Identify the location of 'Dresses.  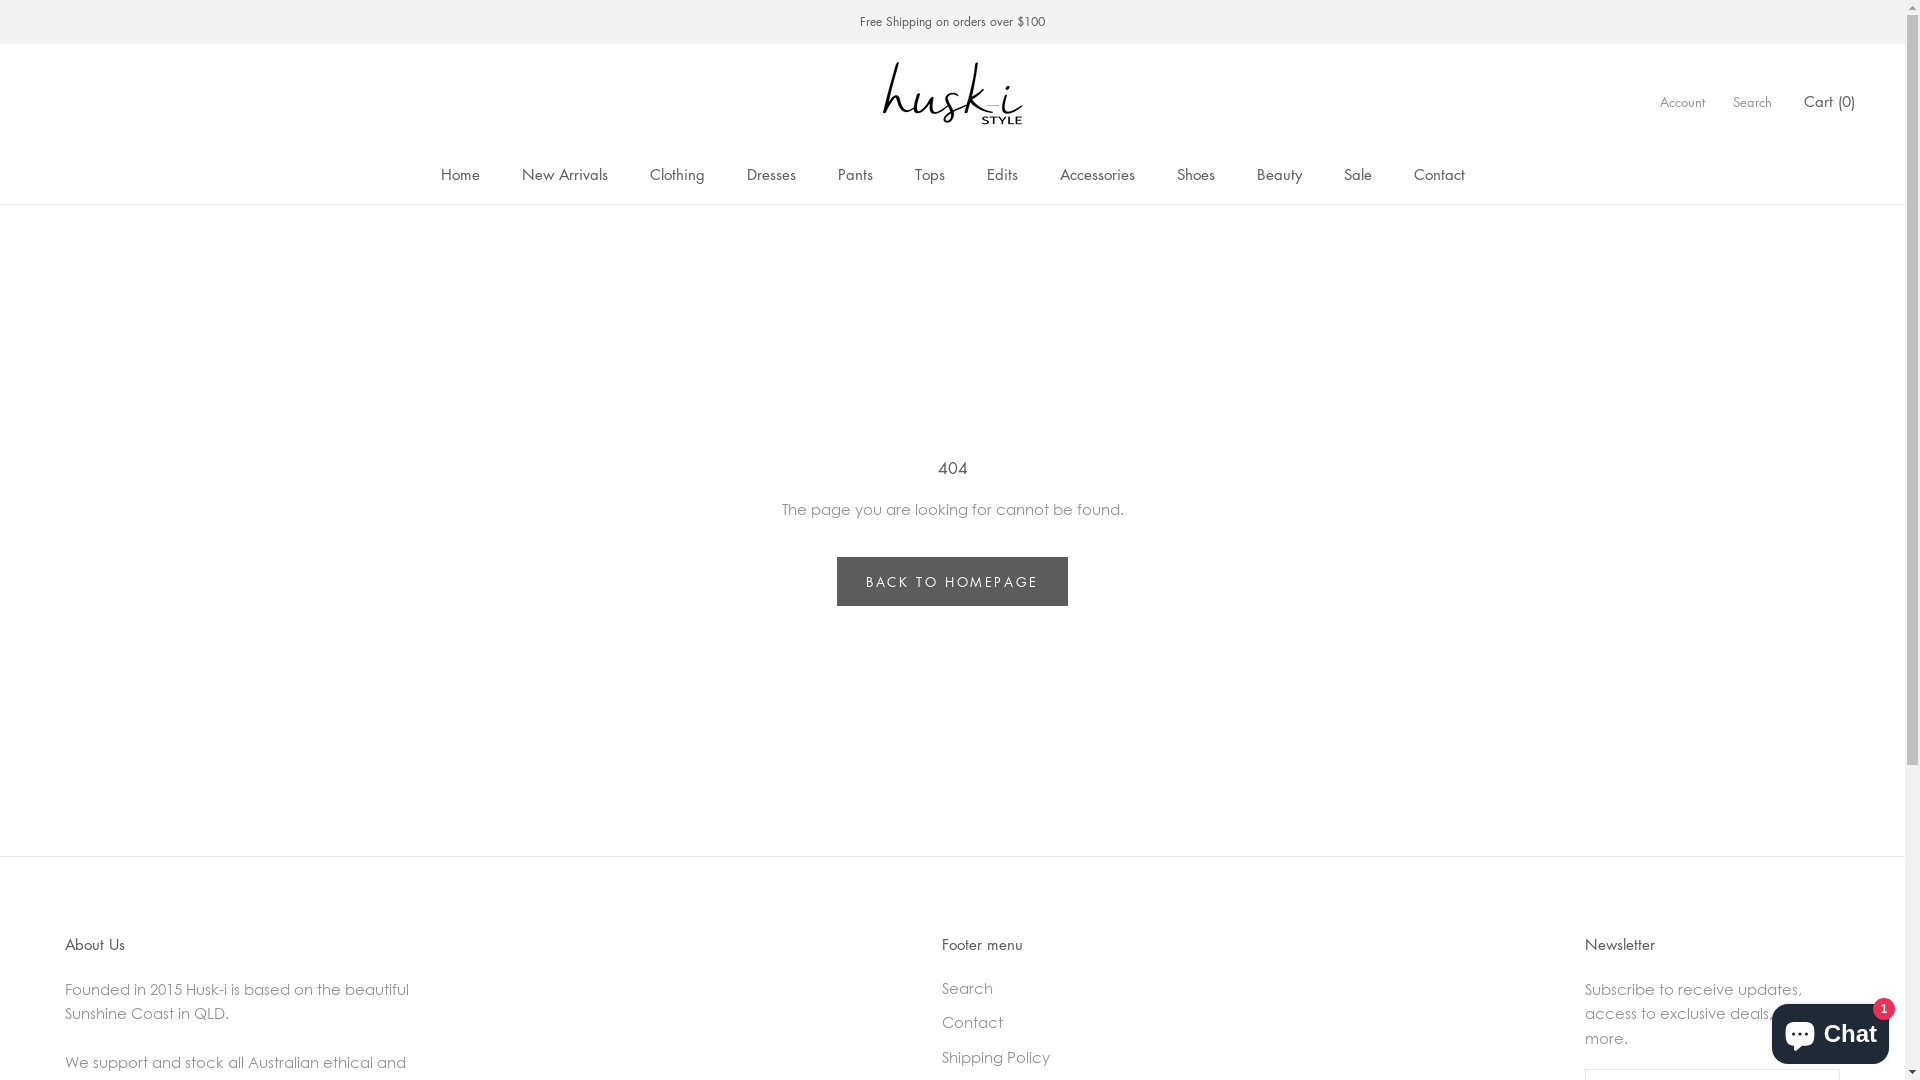
(744, 172).